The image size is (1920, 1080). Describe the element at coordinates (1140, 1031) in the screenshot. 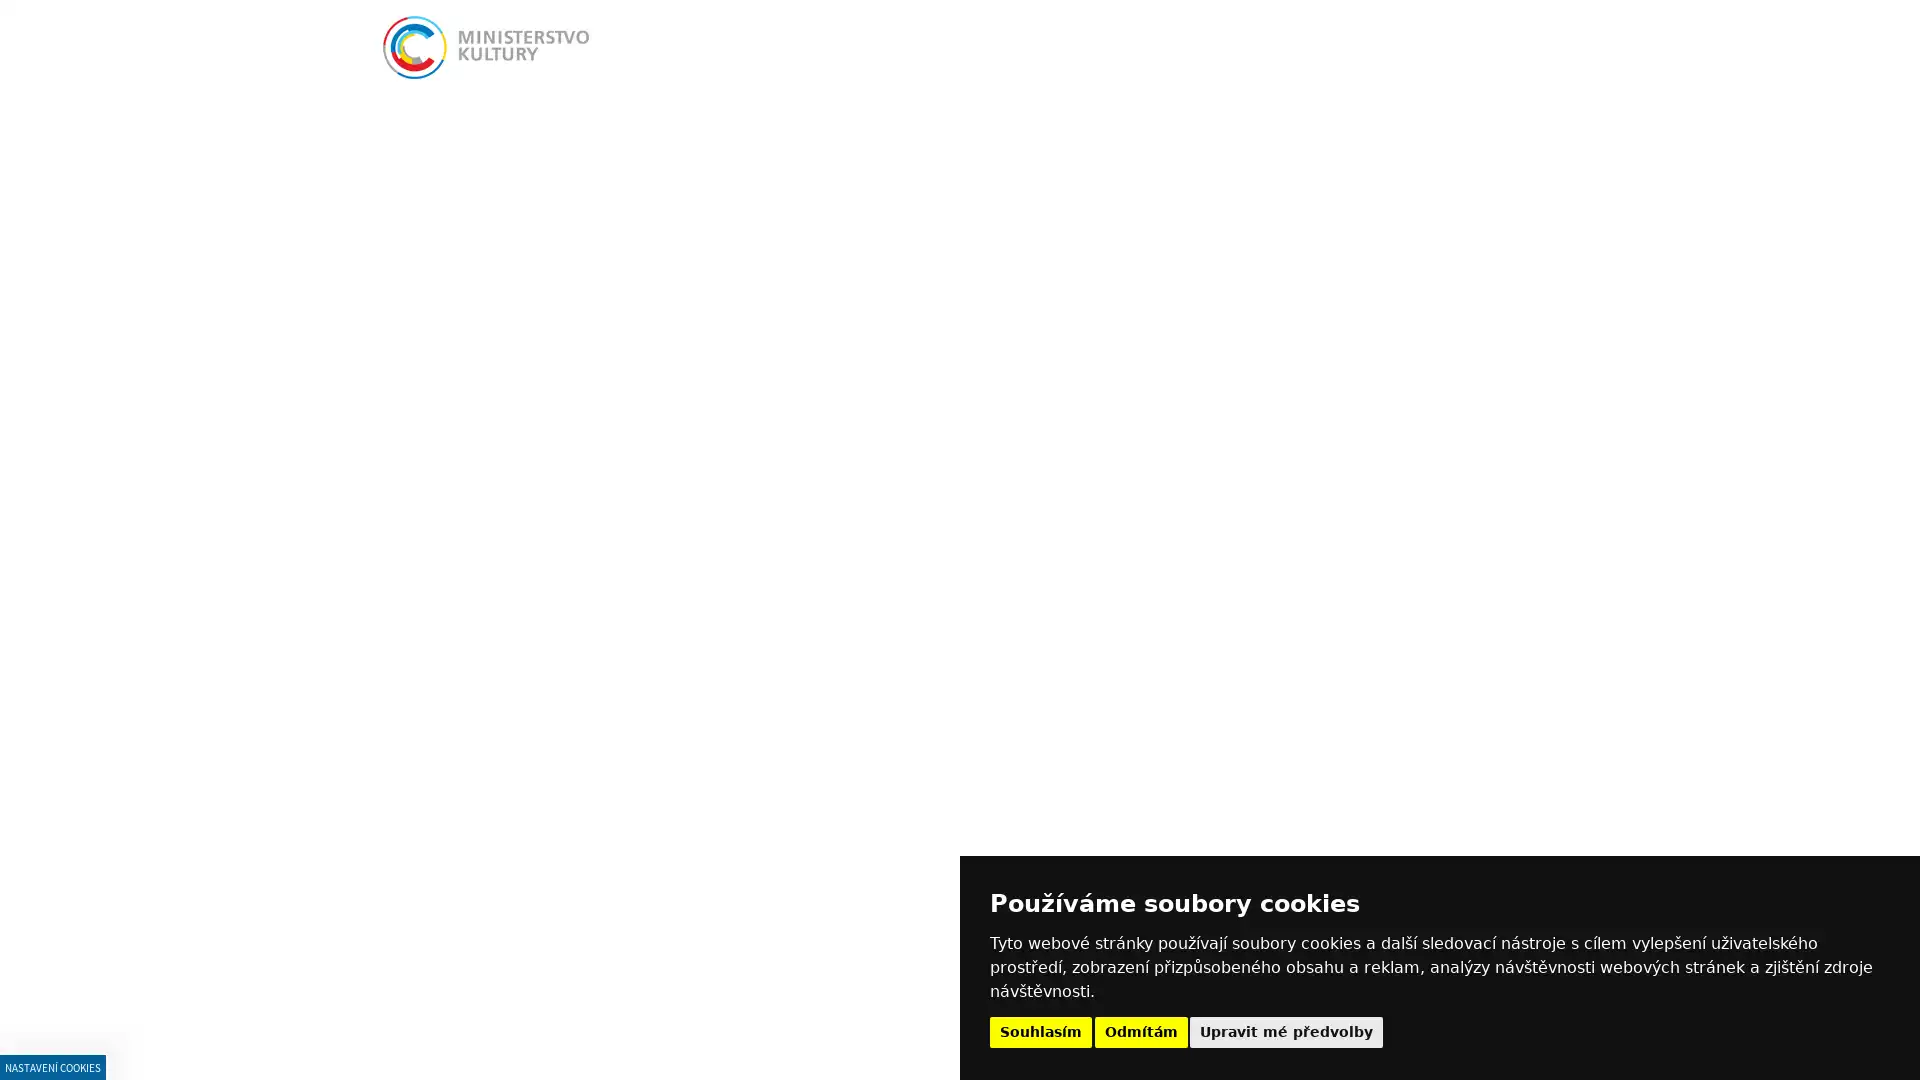

I see `Odmitam` at that location.